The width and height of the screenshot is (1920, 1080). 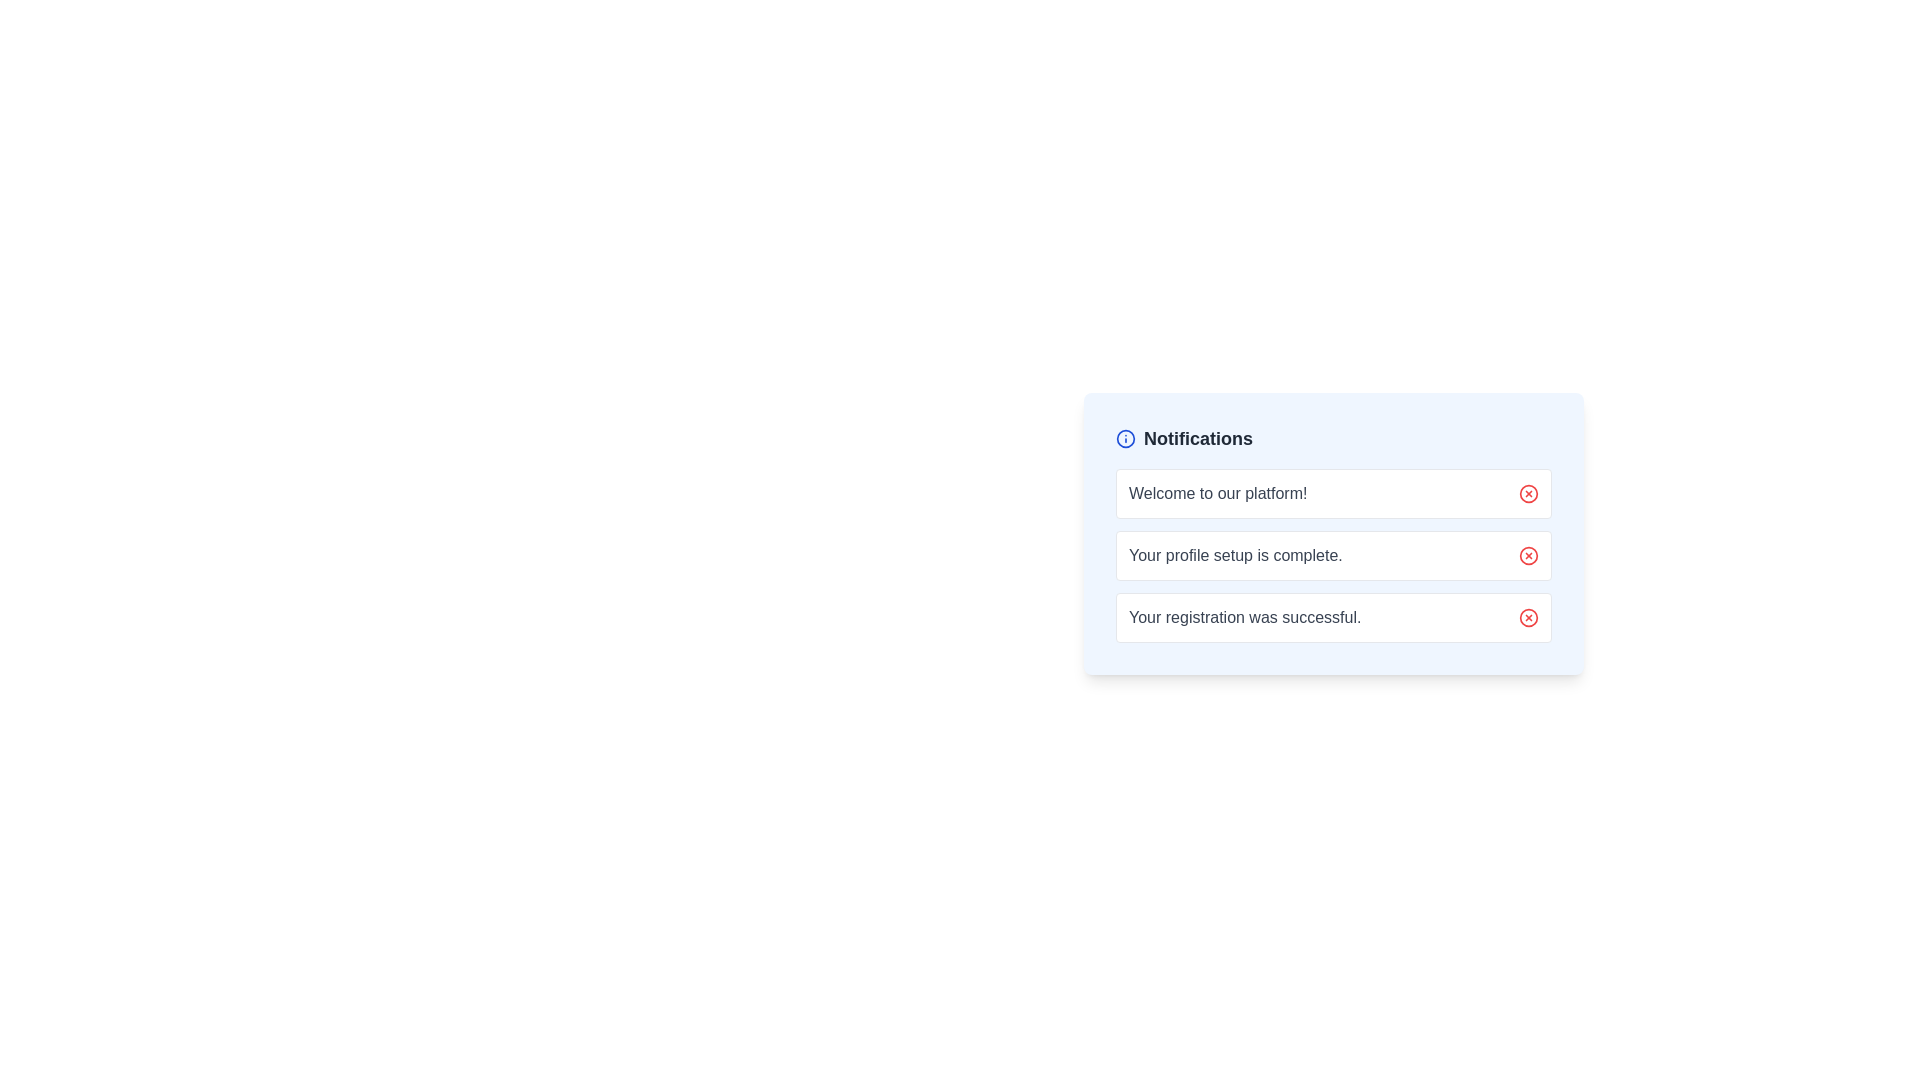 I want to click on the static success message indicating the conclusion of the registration process, which is centrally aligned at the bottom of the notification list, so click(x=1244, y=616).